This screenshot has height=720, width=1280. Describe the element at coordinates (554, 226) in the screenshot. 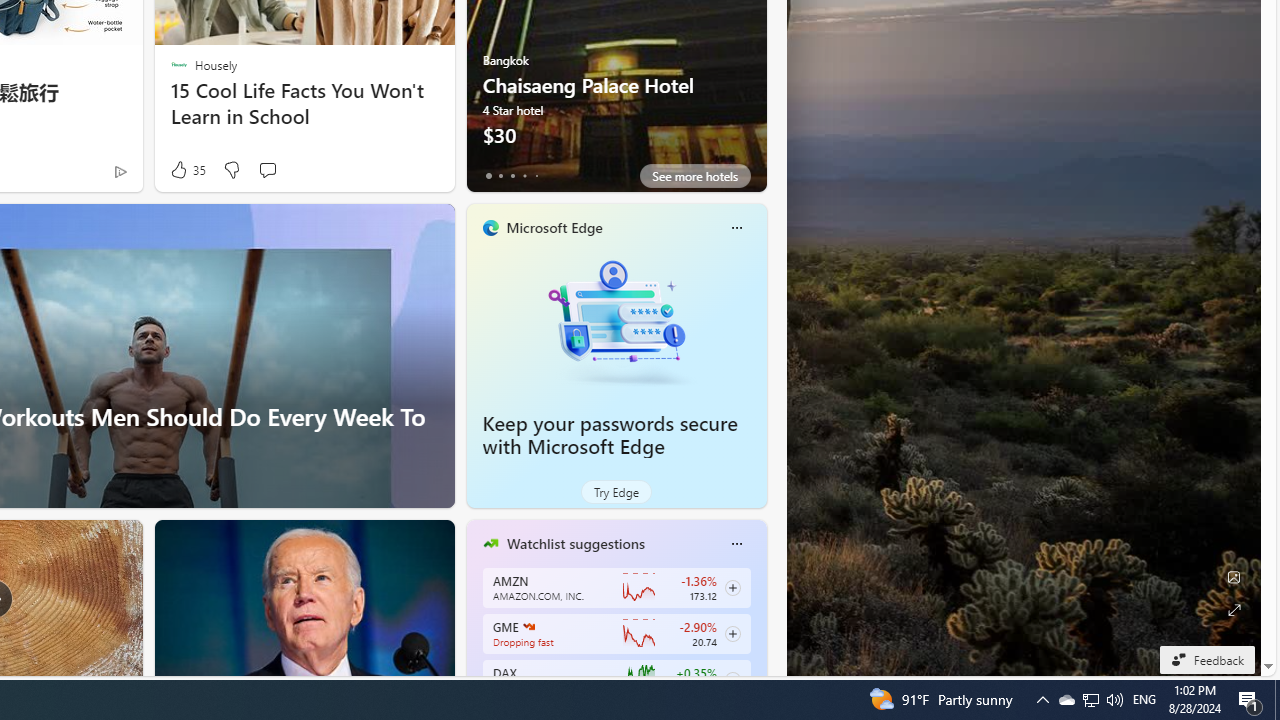

I see `'Microsoft Edge'` at that location.